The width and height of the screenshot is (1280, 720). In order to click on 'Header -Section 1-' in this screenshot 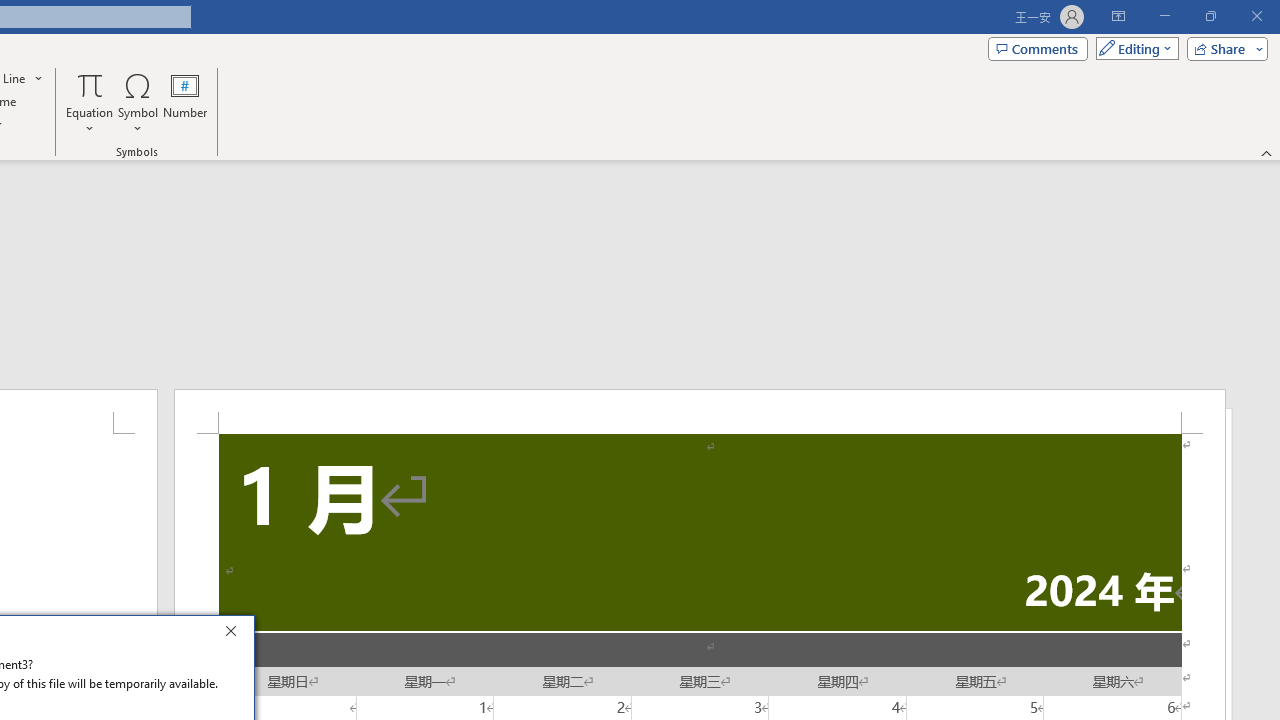, I will do `click(700, 410)`.